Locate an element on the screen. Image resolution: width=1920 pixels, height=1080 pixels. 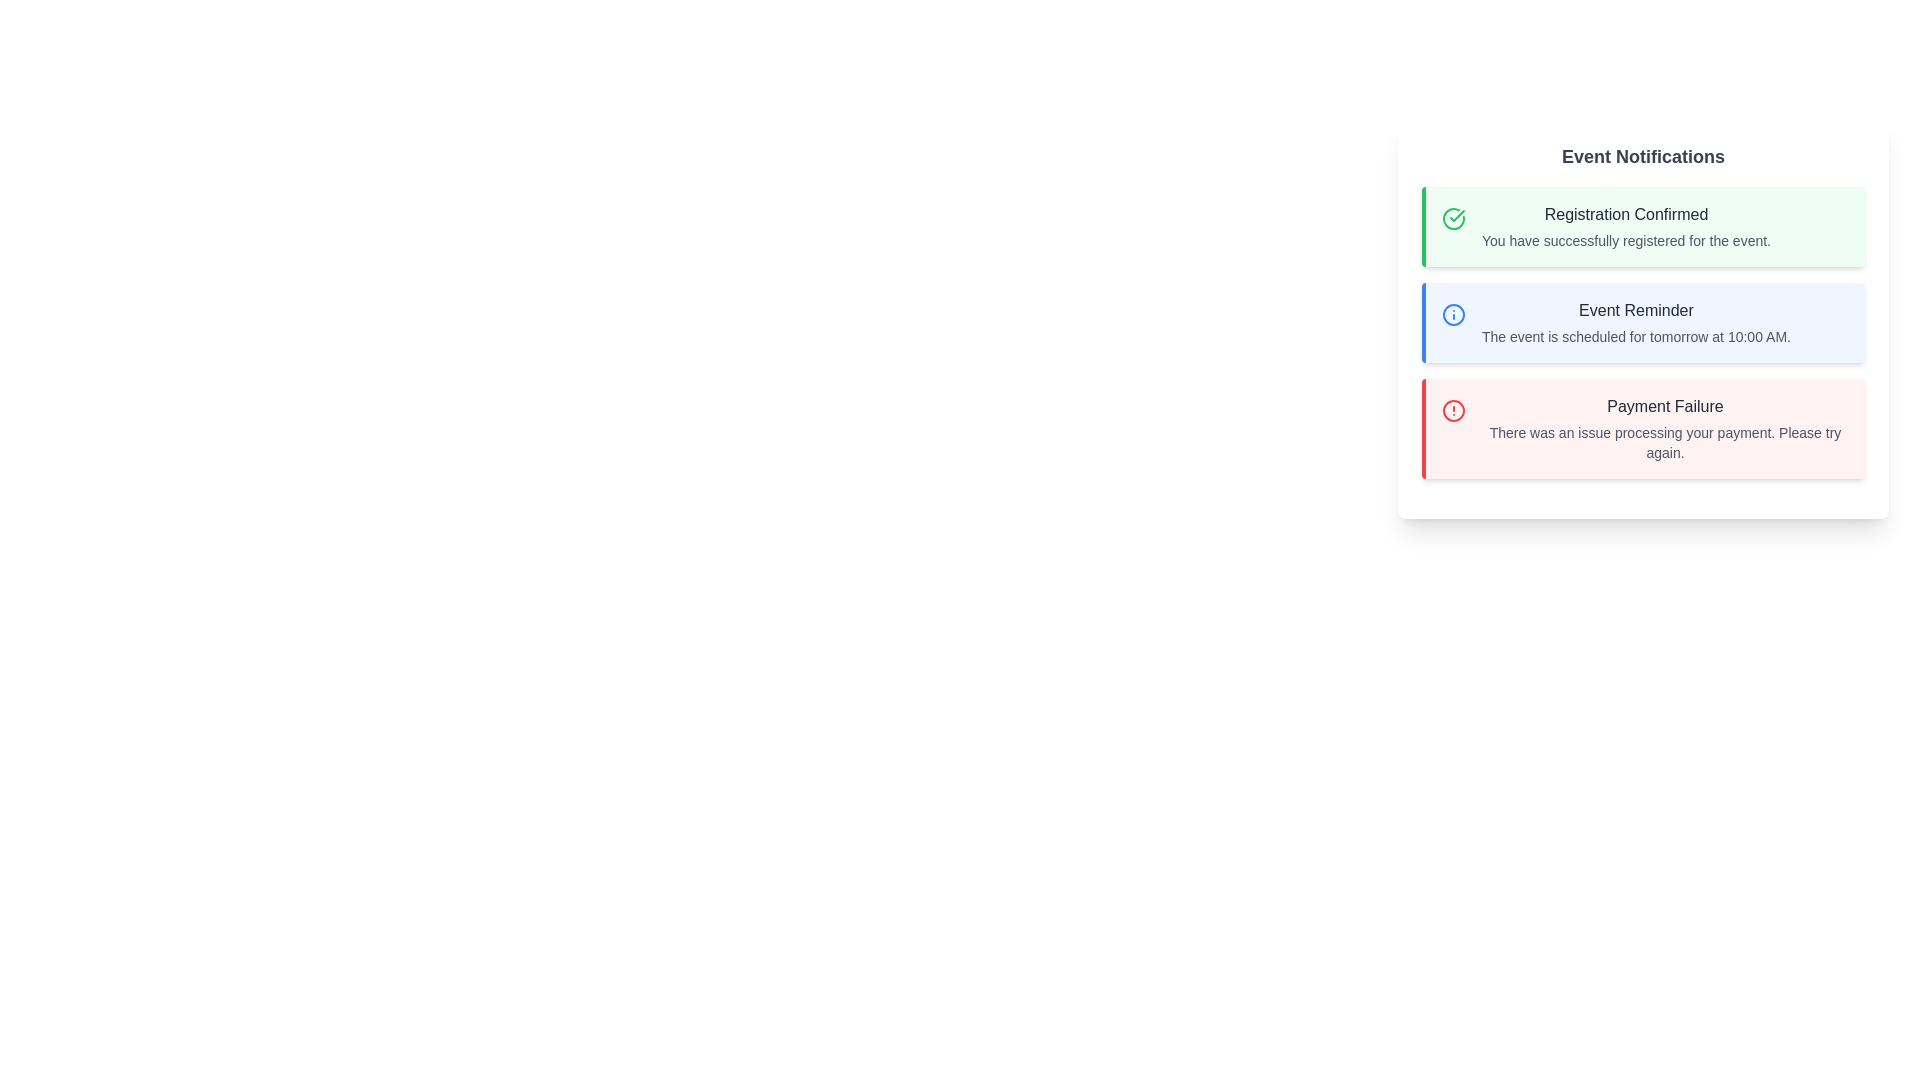
the error notification banner that informs the user about a failed payment attempt, which is the third notification in the vertical list is located at coordinates (1665, 427).